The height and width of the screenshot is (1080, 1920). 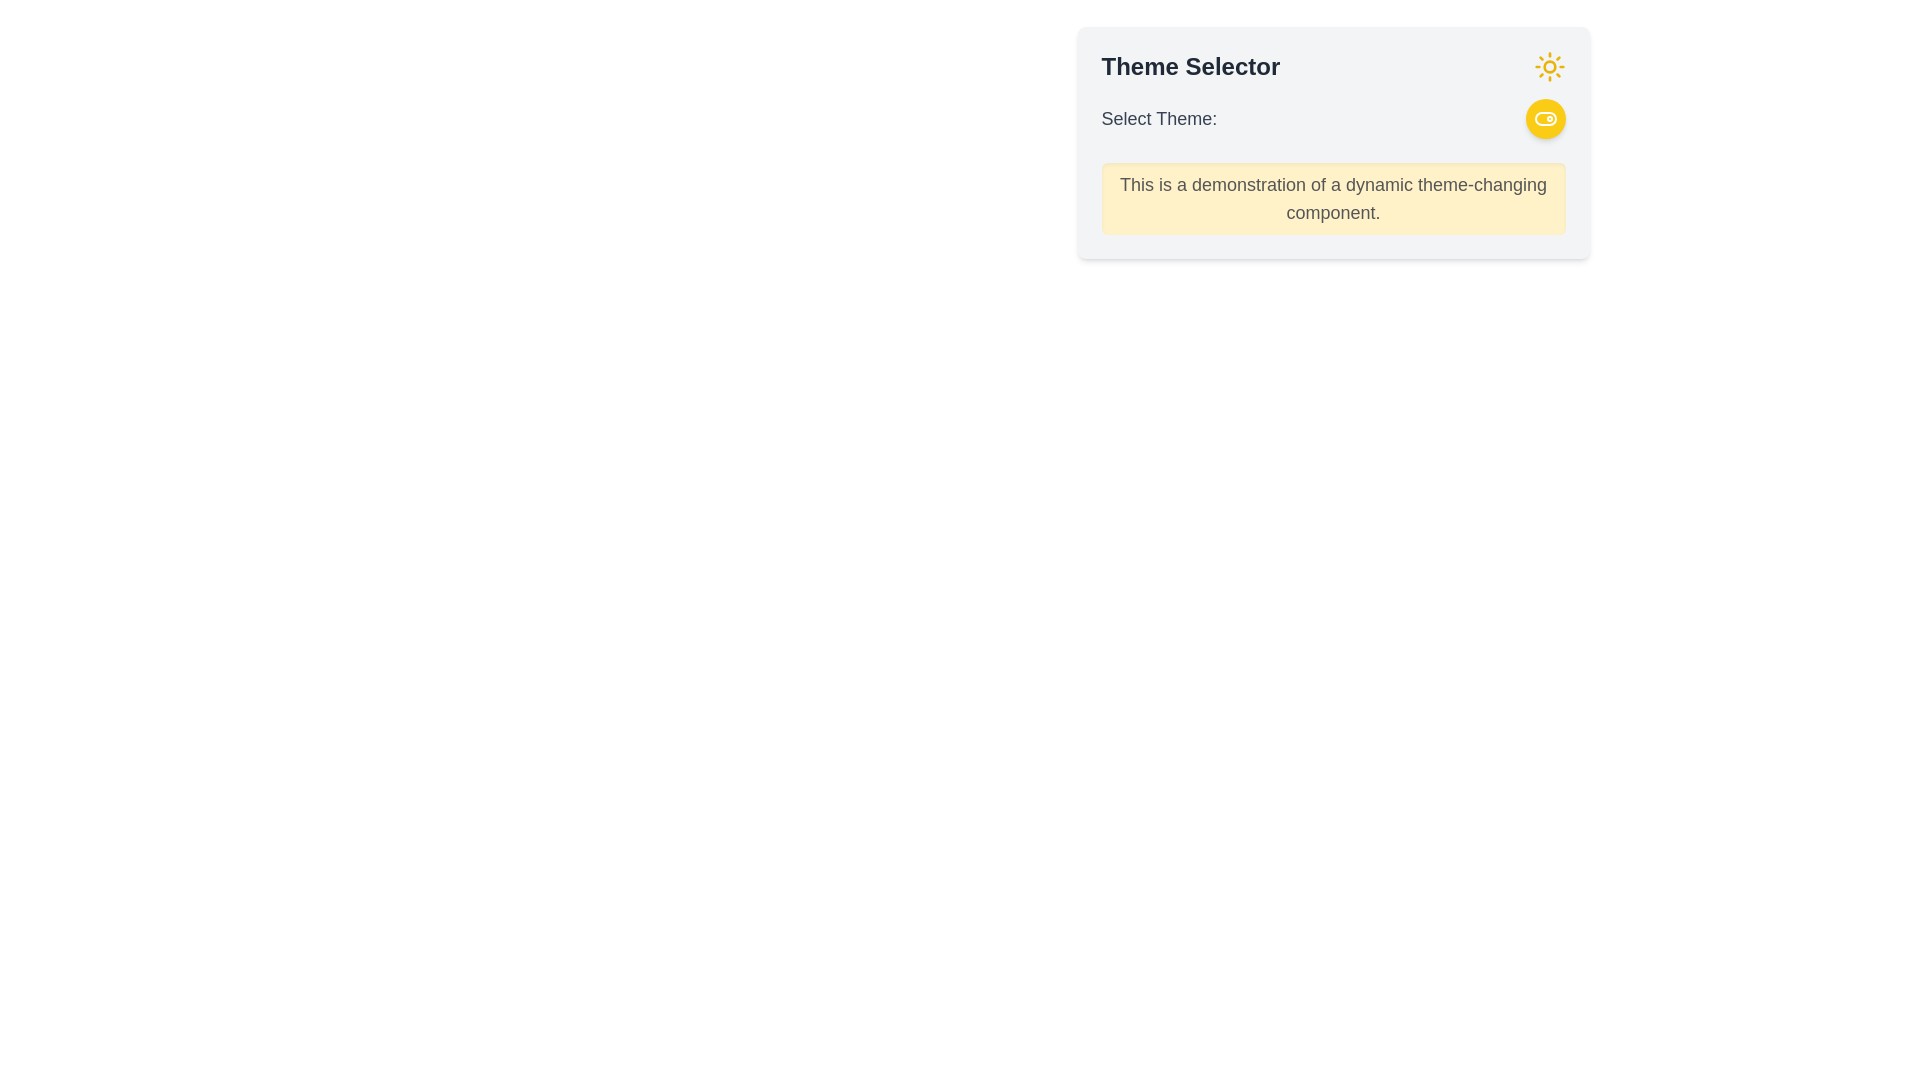 What do you see at coordinates (1333, 199) in the screenshot?
I see `the text display component that shows the content 'This is a demonstration of a dynamic theme-changing component.' with a large font size and dark gray color` at bounding box center [1333, 199].